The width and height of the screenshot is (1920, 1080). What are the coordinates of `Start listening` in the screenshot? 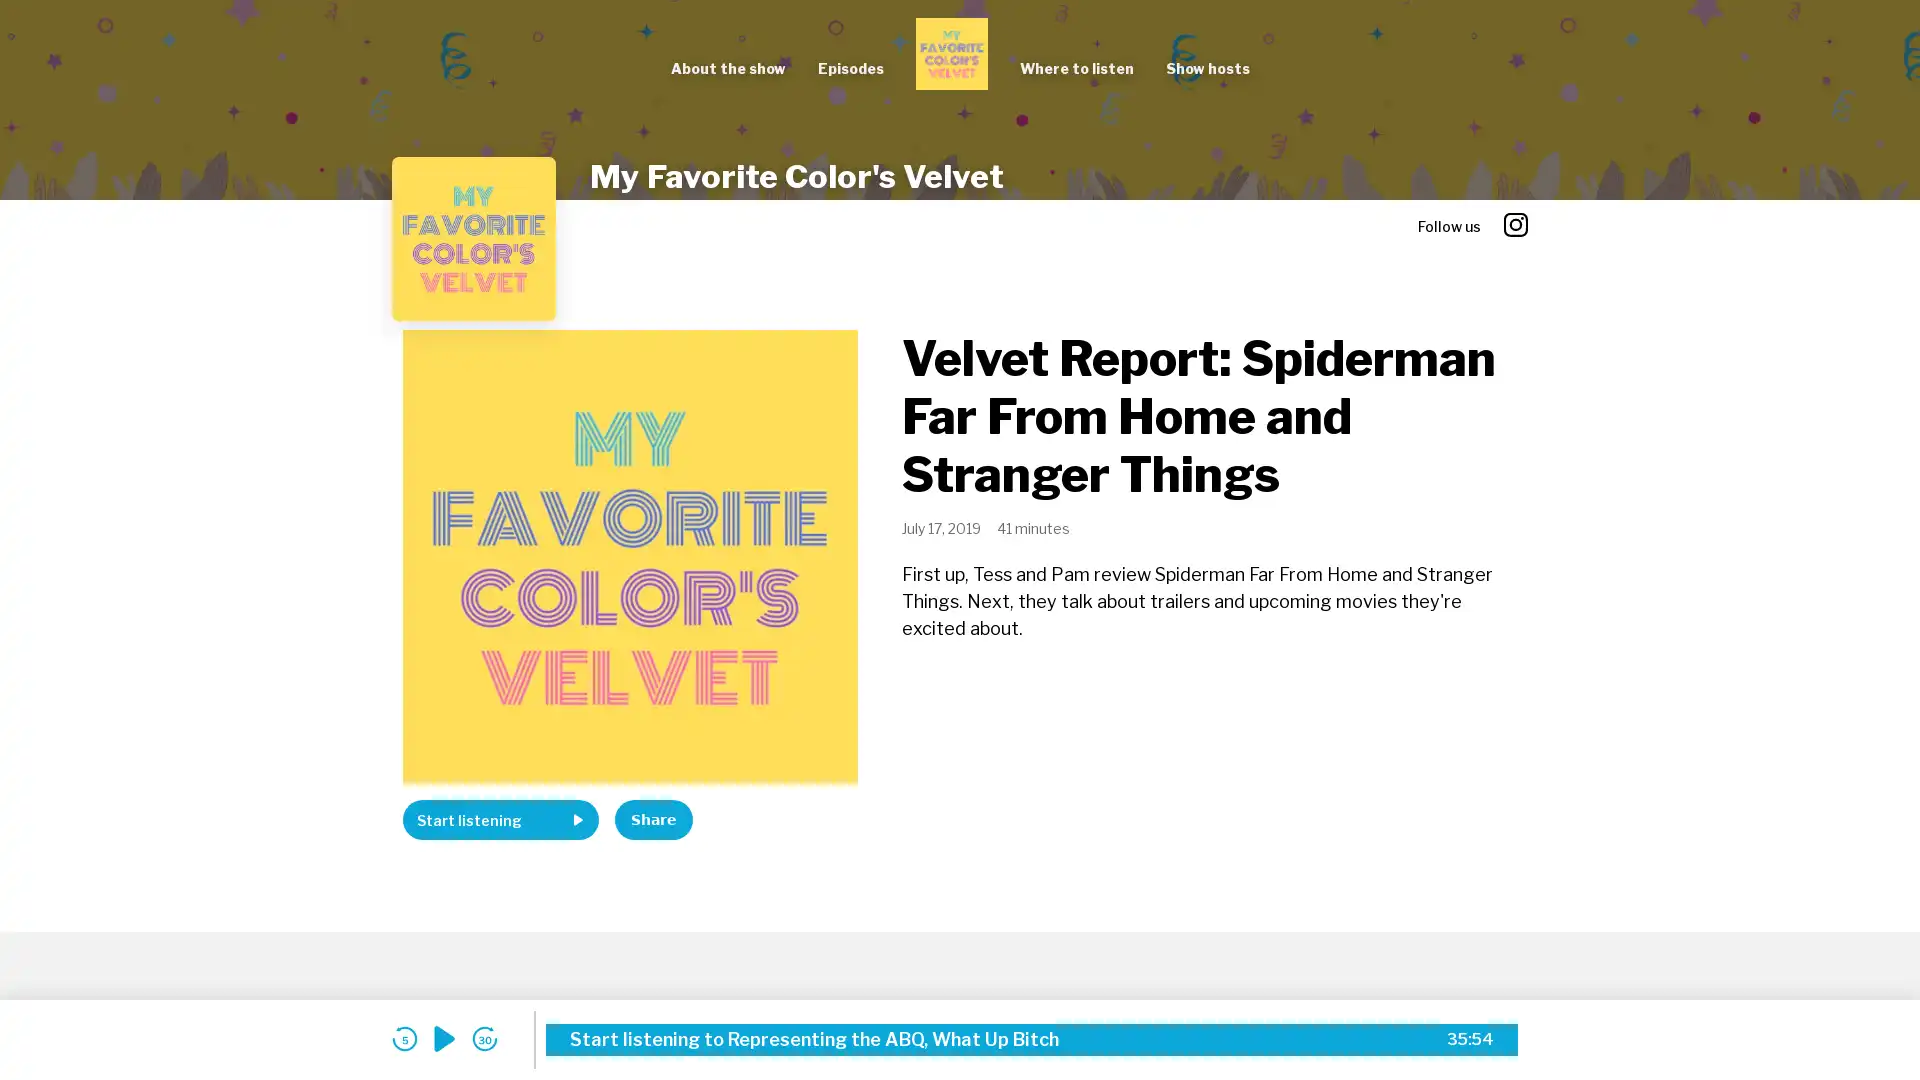 It's located at (500, 820).